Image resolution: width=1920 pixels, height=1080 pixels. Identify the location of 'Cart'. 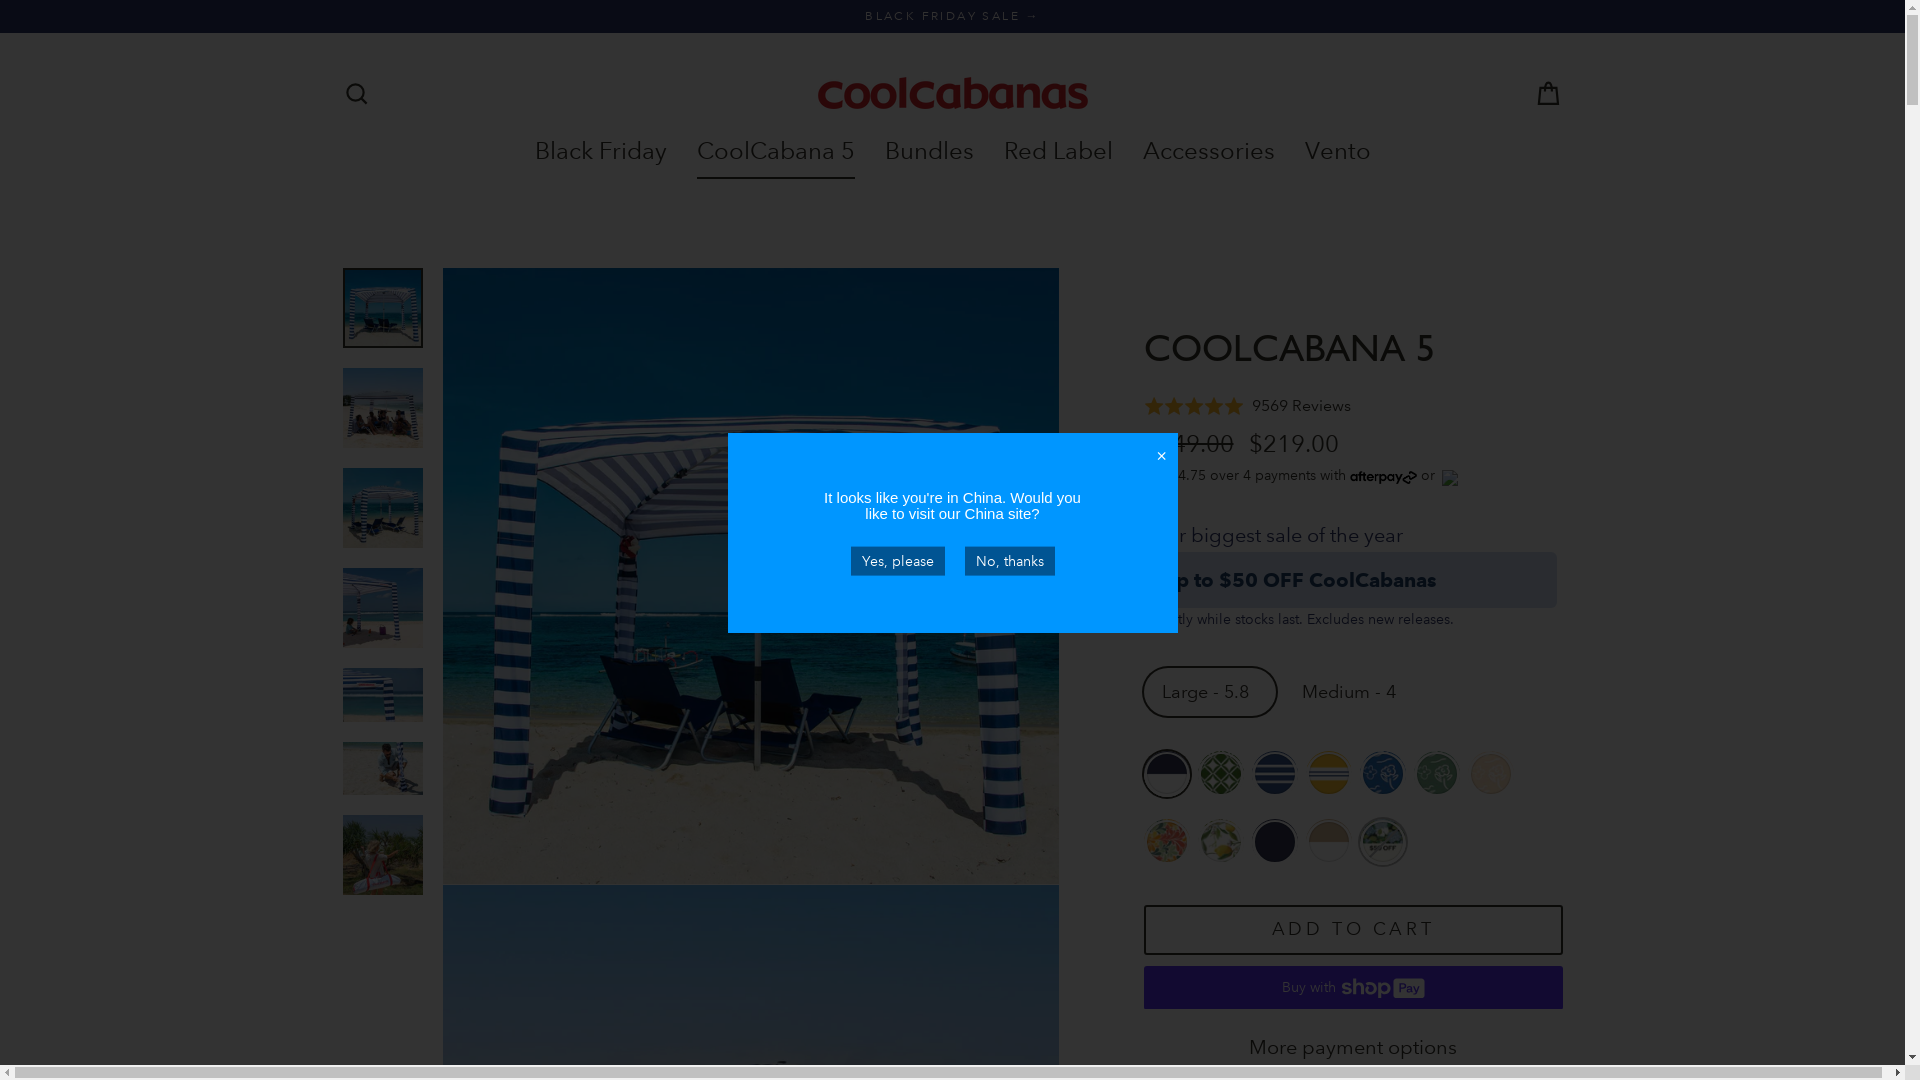
(1547, 93).